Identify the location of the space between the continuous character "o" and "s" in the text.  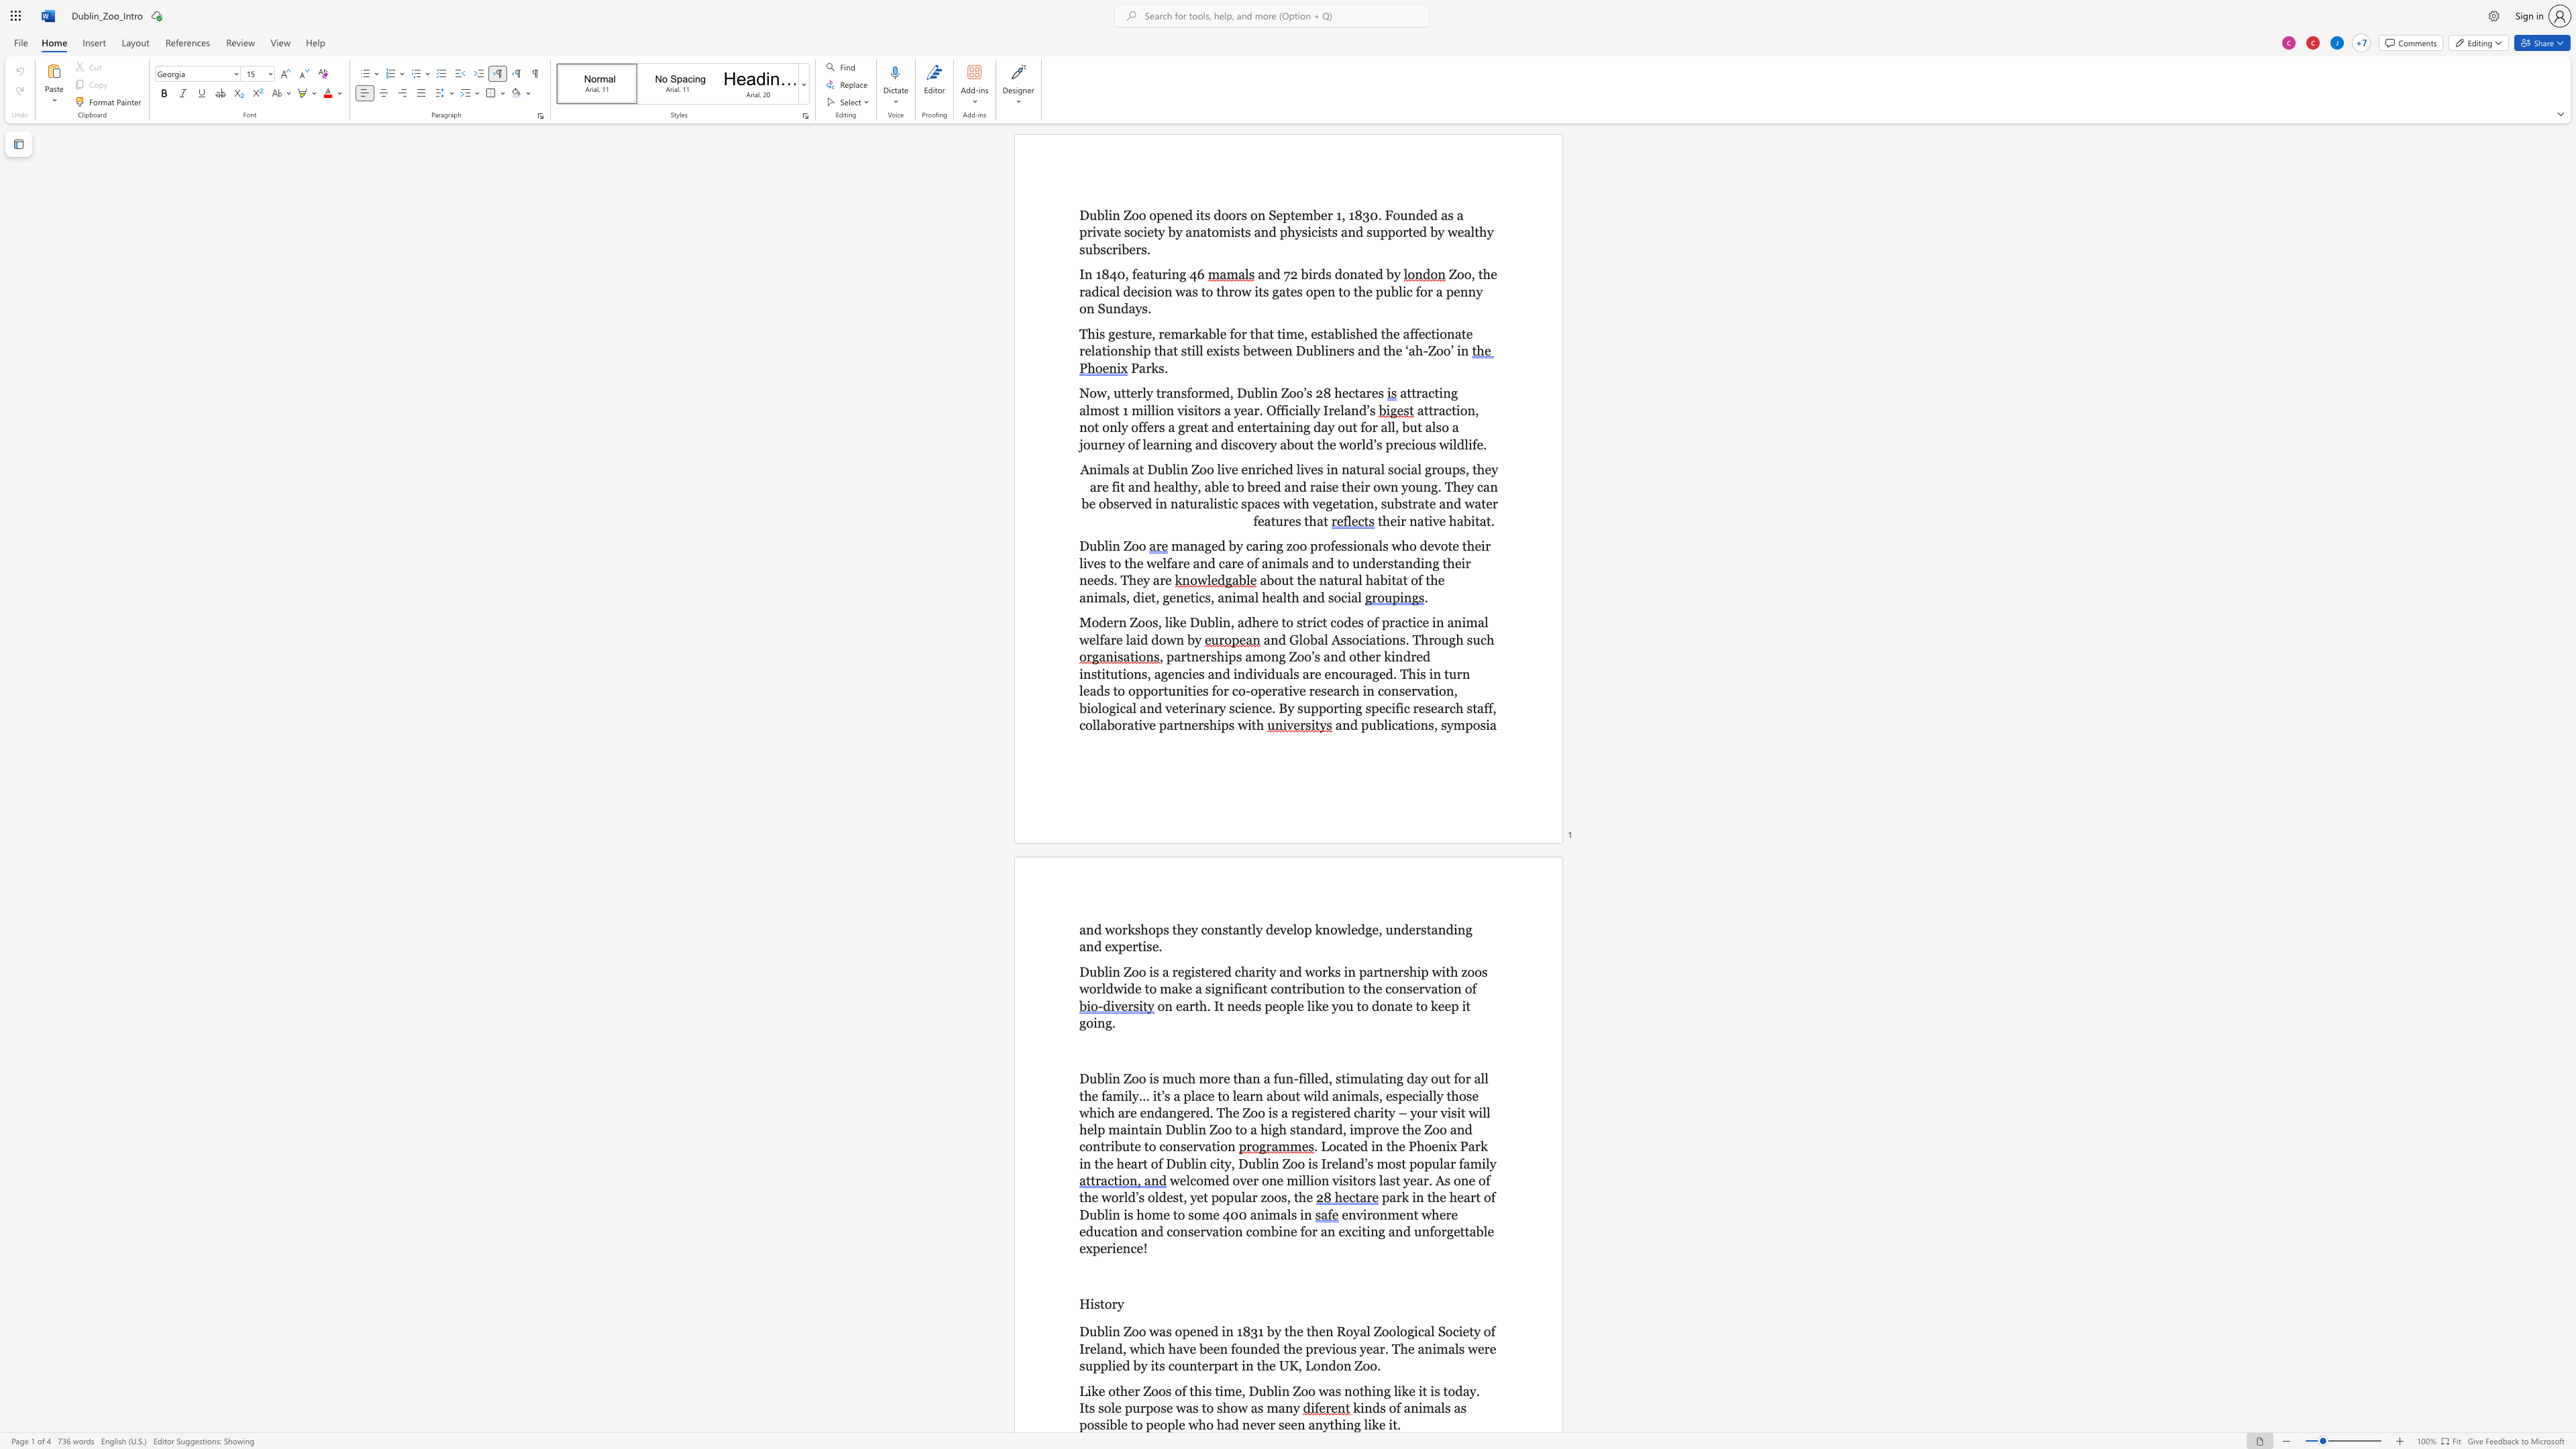
(1093, 1424).